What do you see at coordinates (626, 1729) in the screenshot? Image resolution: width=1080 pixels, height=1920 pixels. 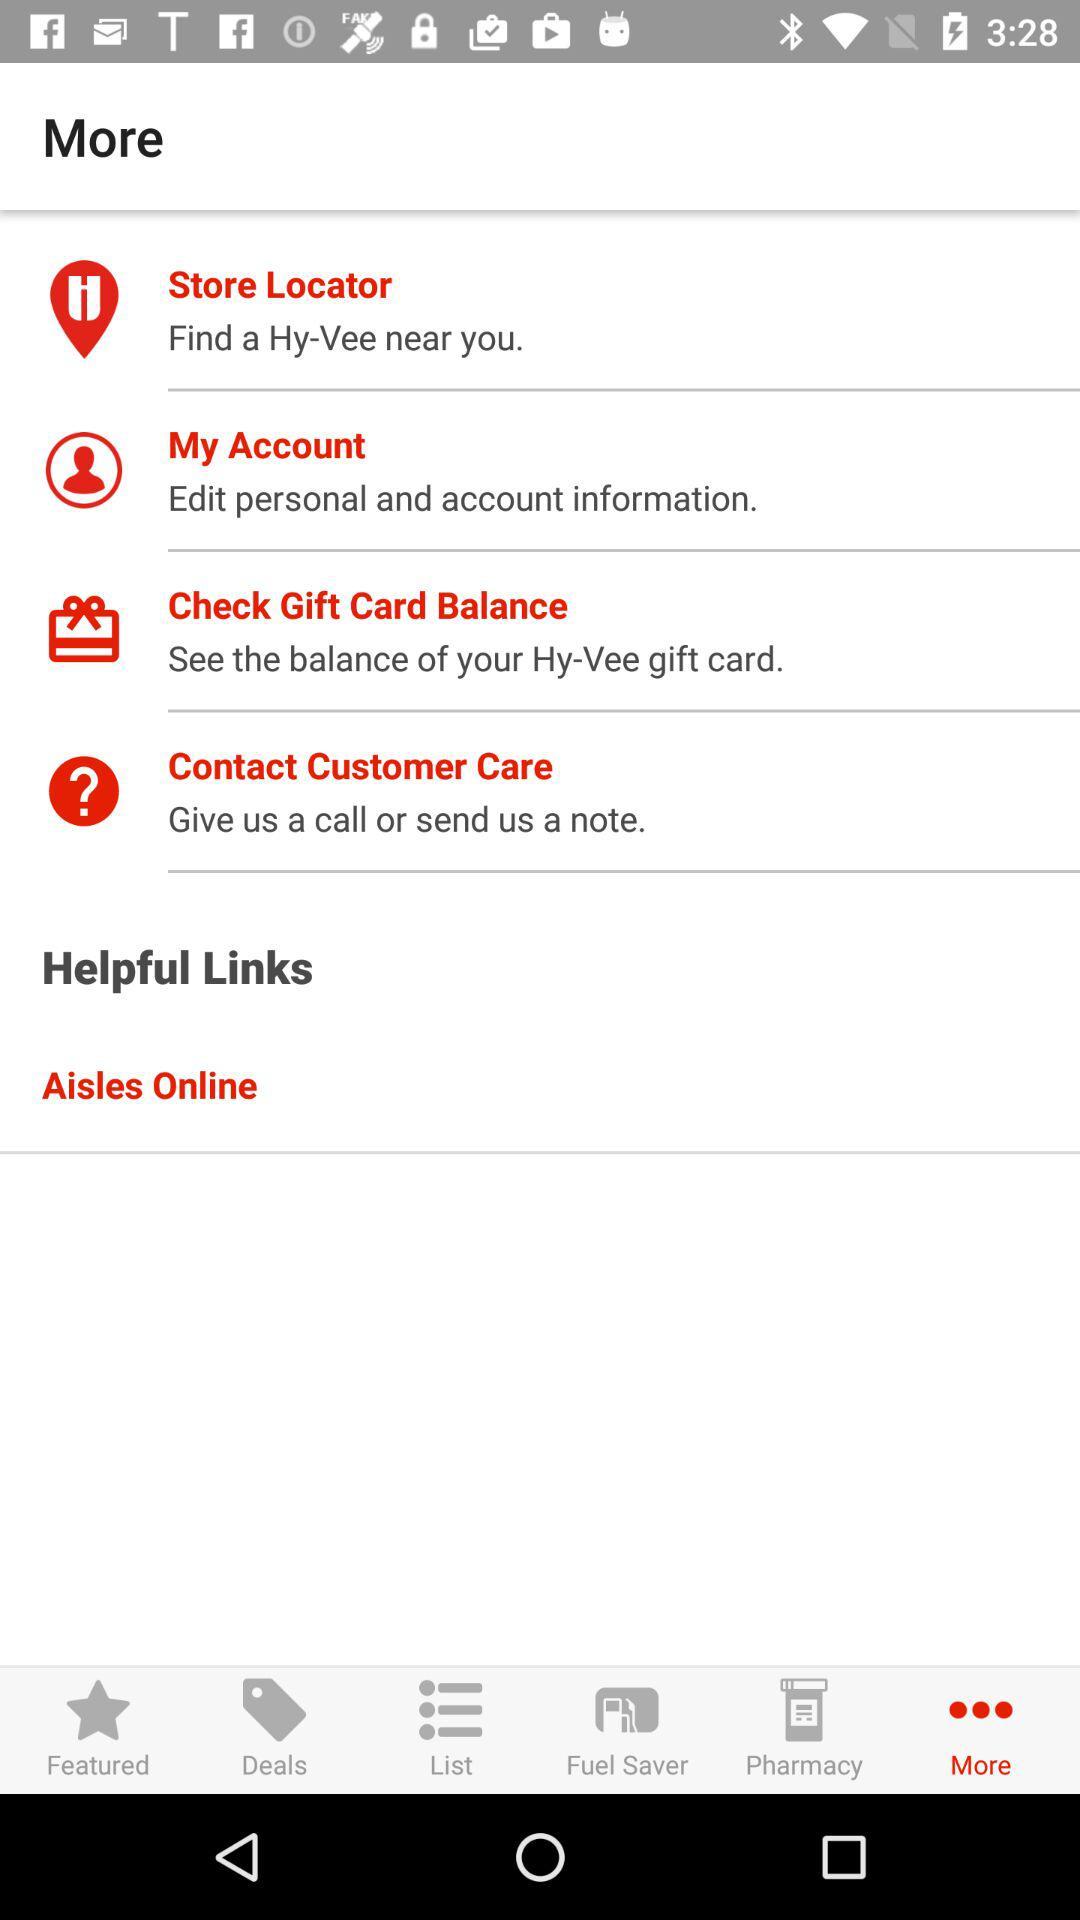 I see `fuel saver icon` at bounding box center [626, 1729].